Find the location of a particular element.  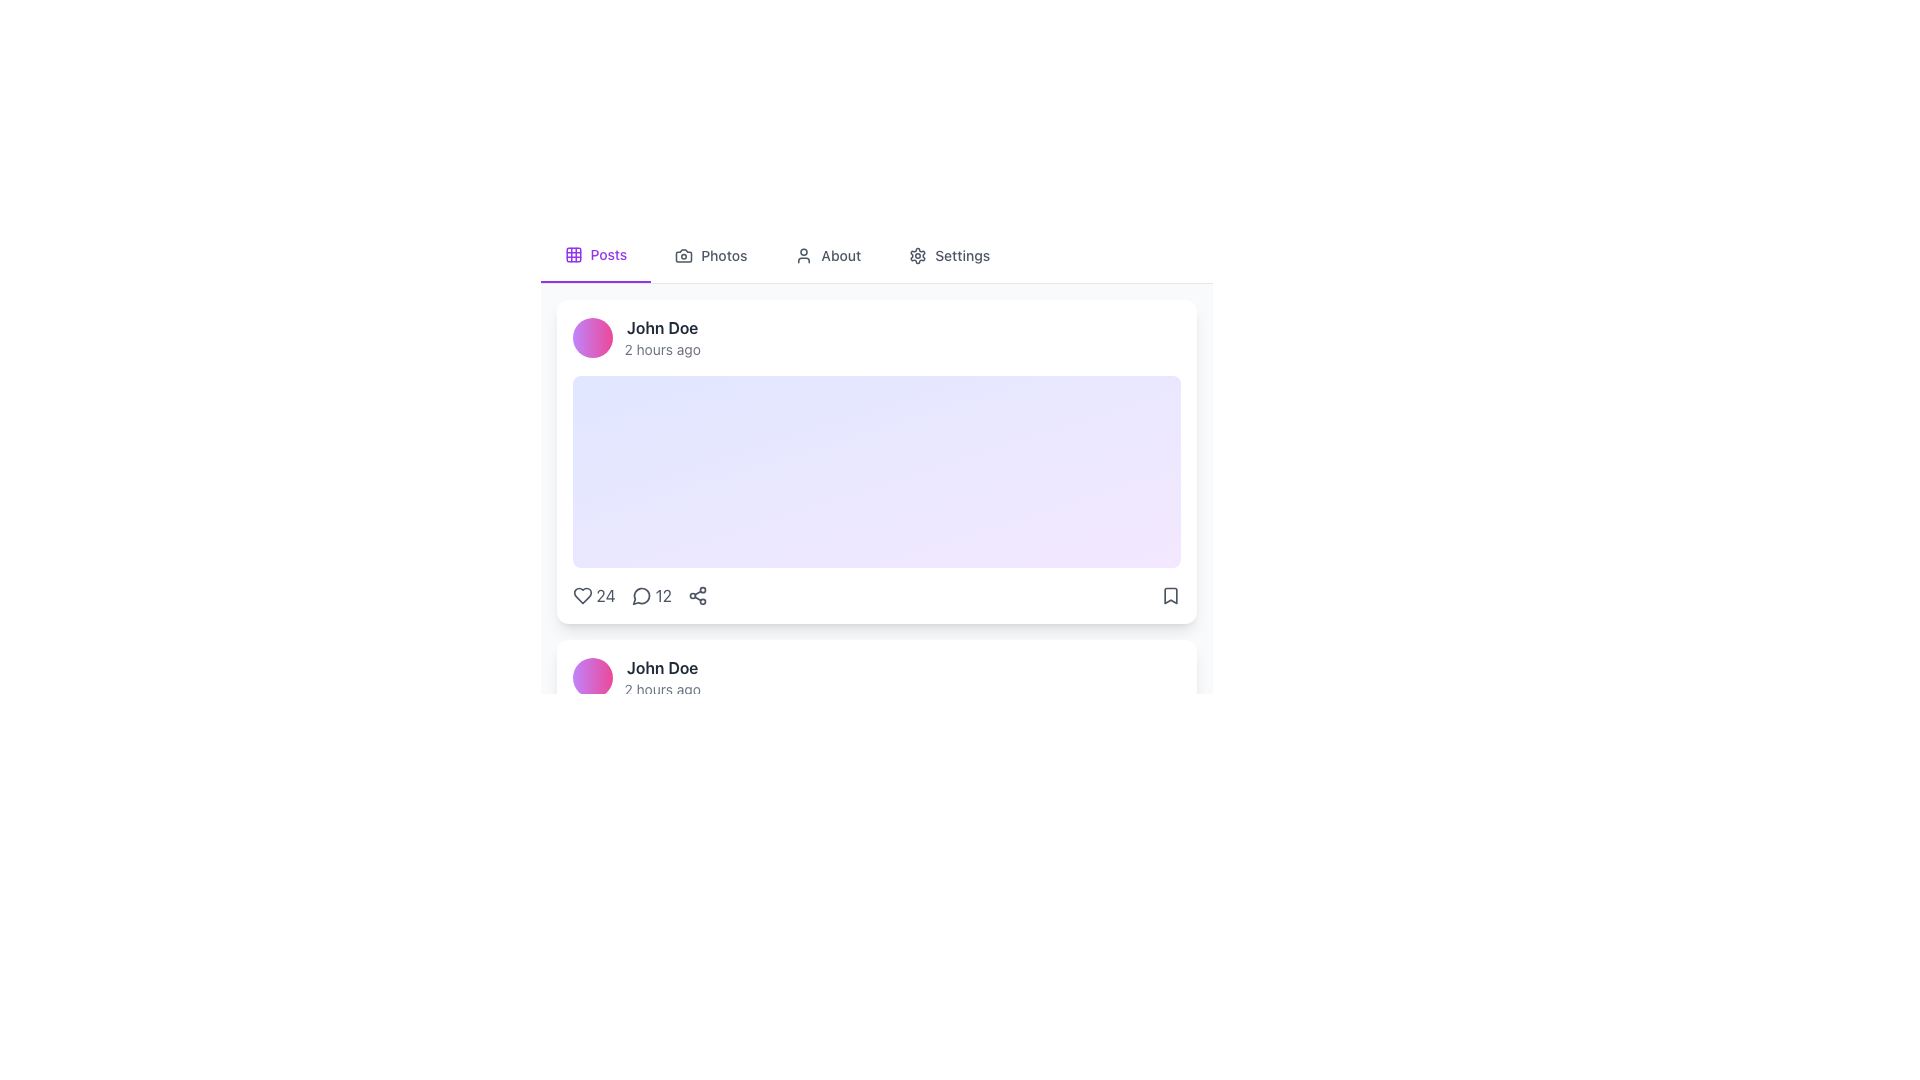

the 'Settings' button in the header navigation bar, which features a gear icon and changes color to purple when hovered over is located at coordinates (948, 254).